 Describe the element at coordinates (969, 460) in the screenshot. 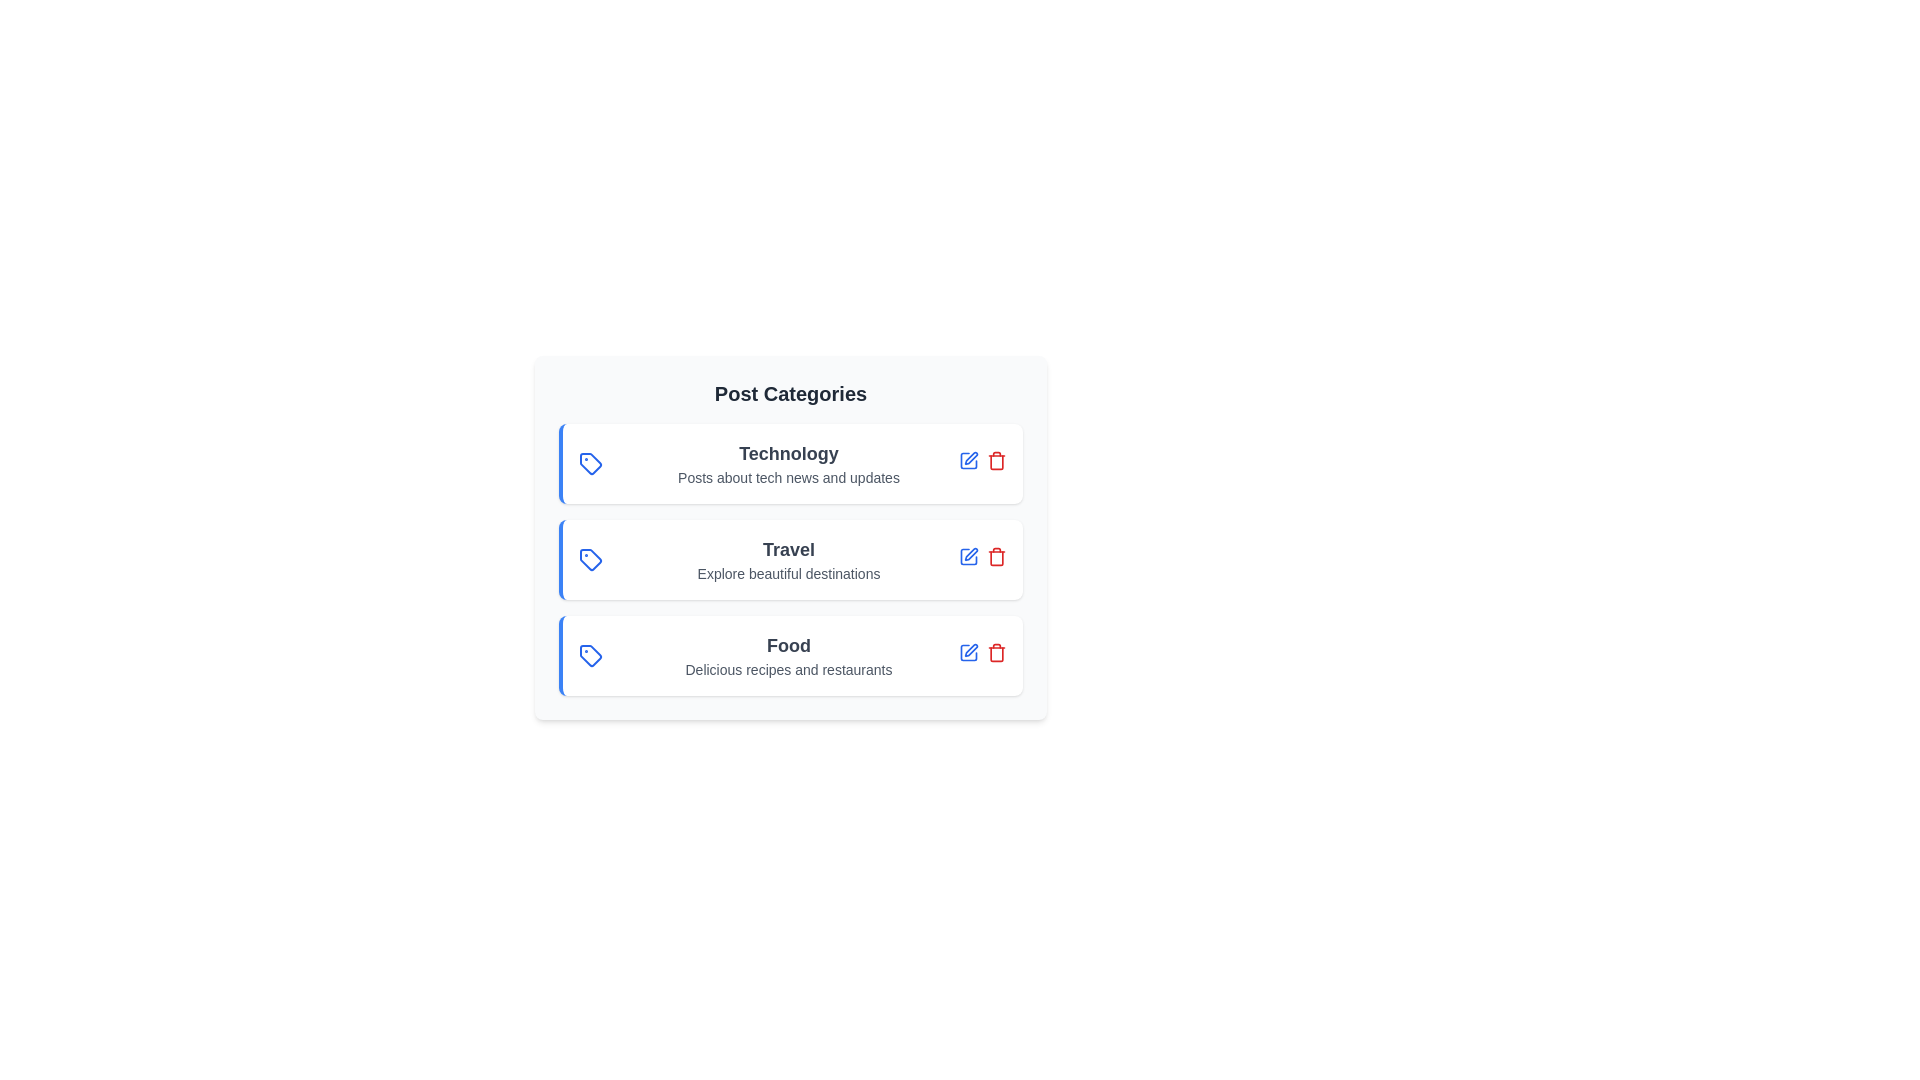

I see `edit button for the category Technology` at that location.